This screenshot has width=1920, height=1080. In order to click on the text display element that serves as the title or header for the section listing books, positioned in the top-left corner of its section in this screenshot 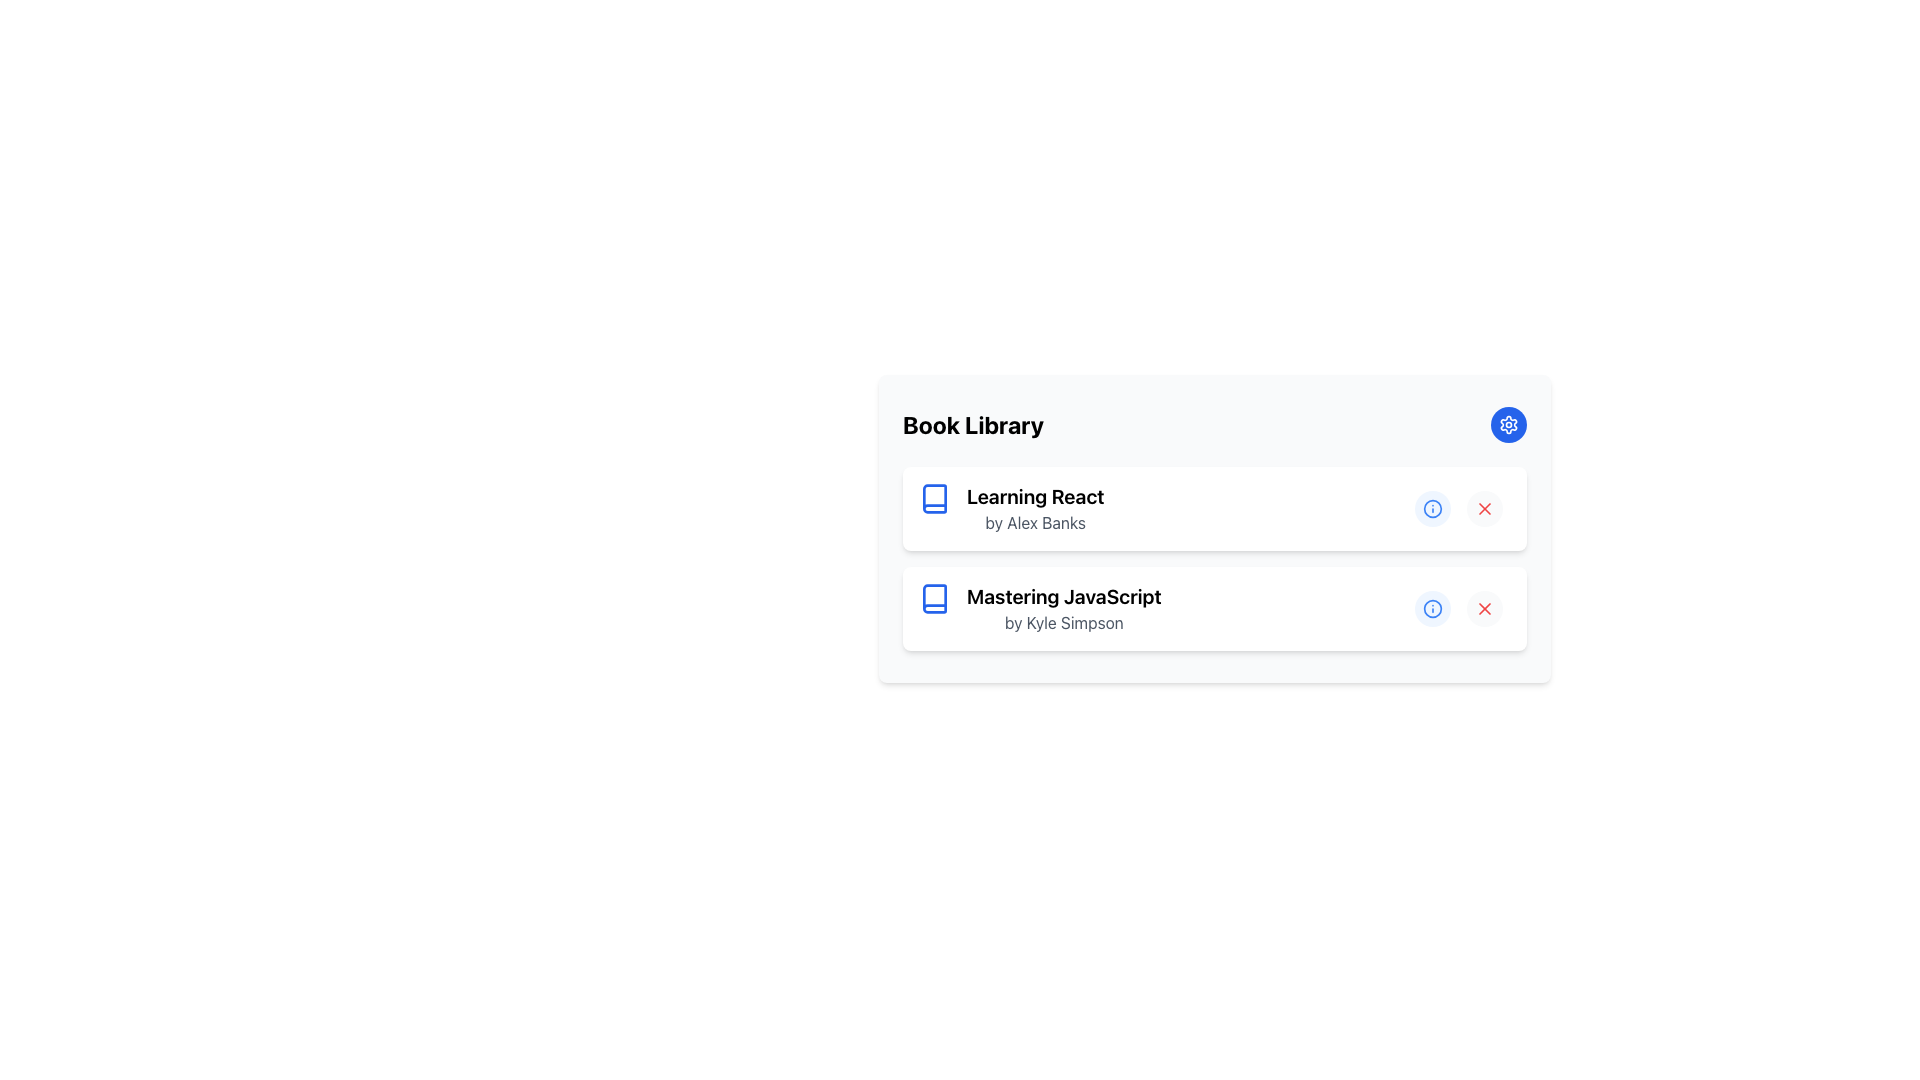, I will do `click(973, 423)`.